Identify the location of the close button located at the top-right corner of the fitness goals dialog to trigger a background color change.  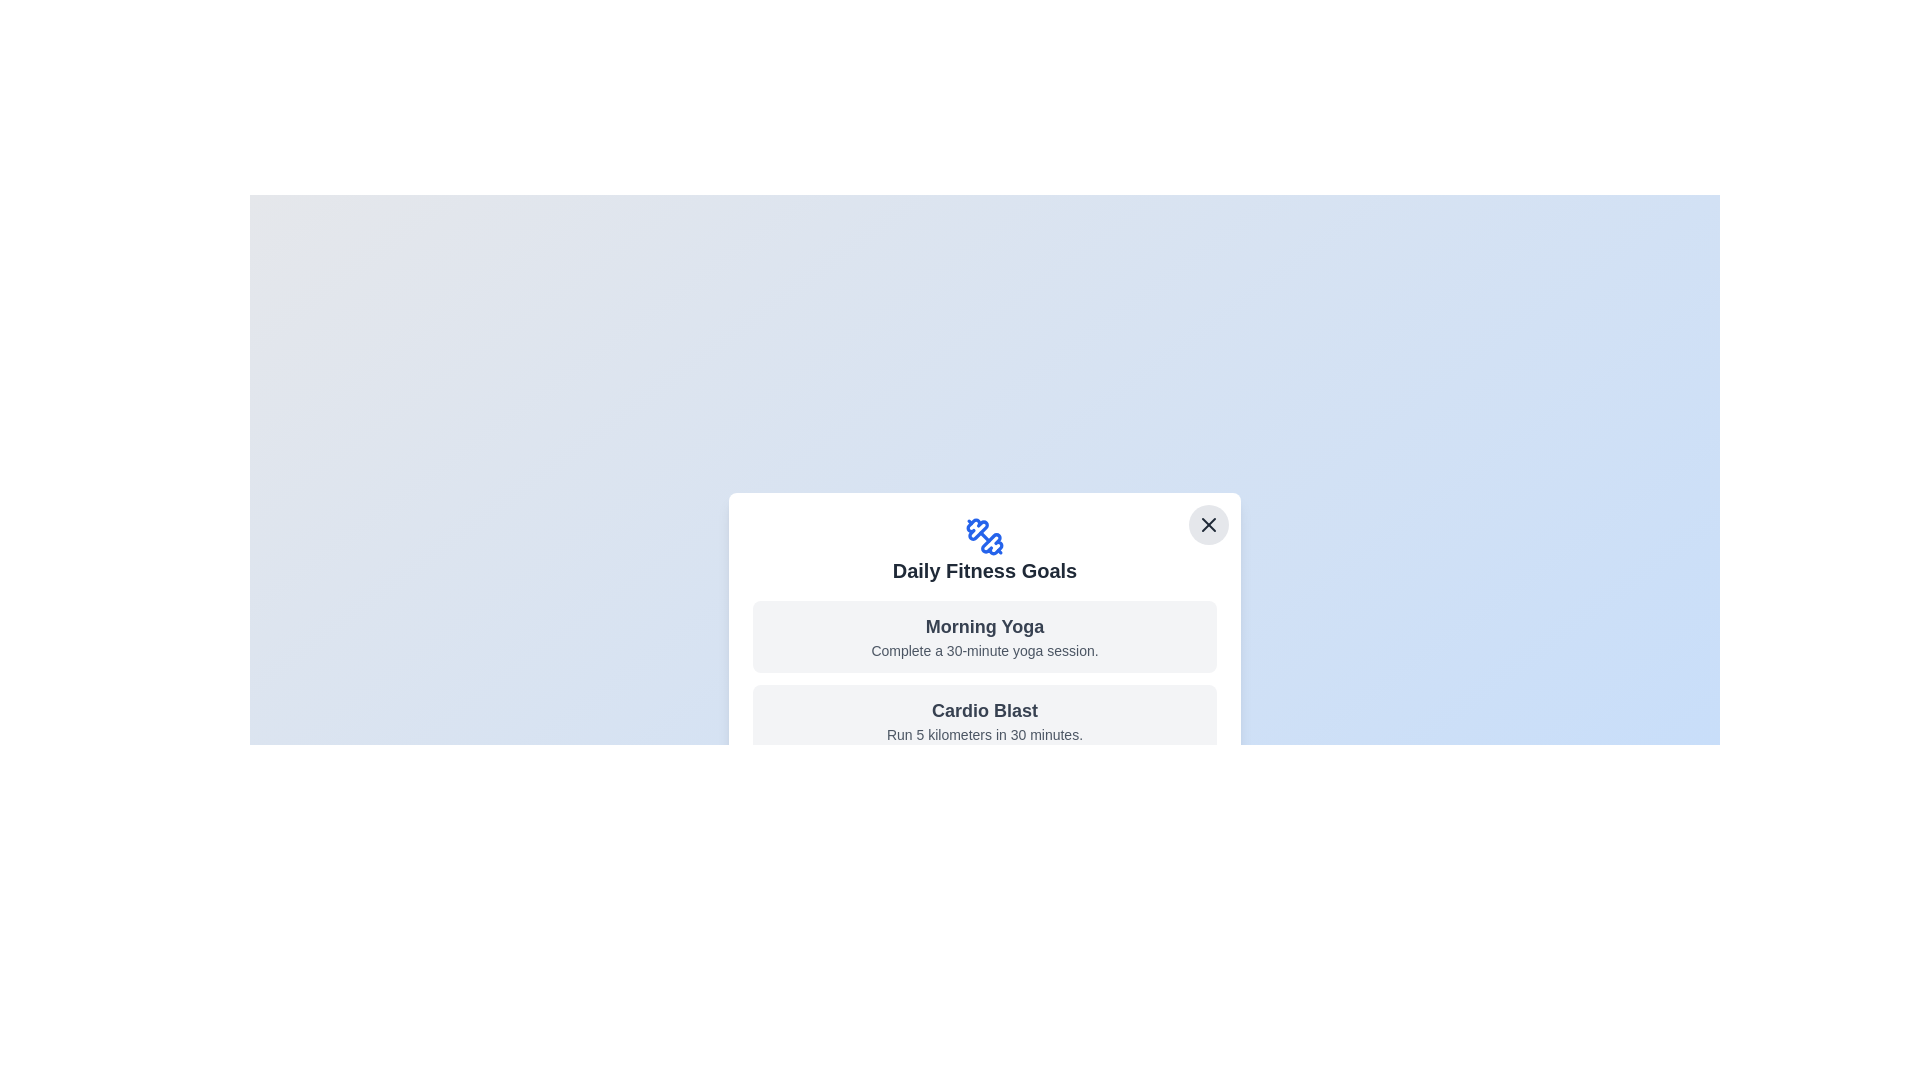
(1208, 523).